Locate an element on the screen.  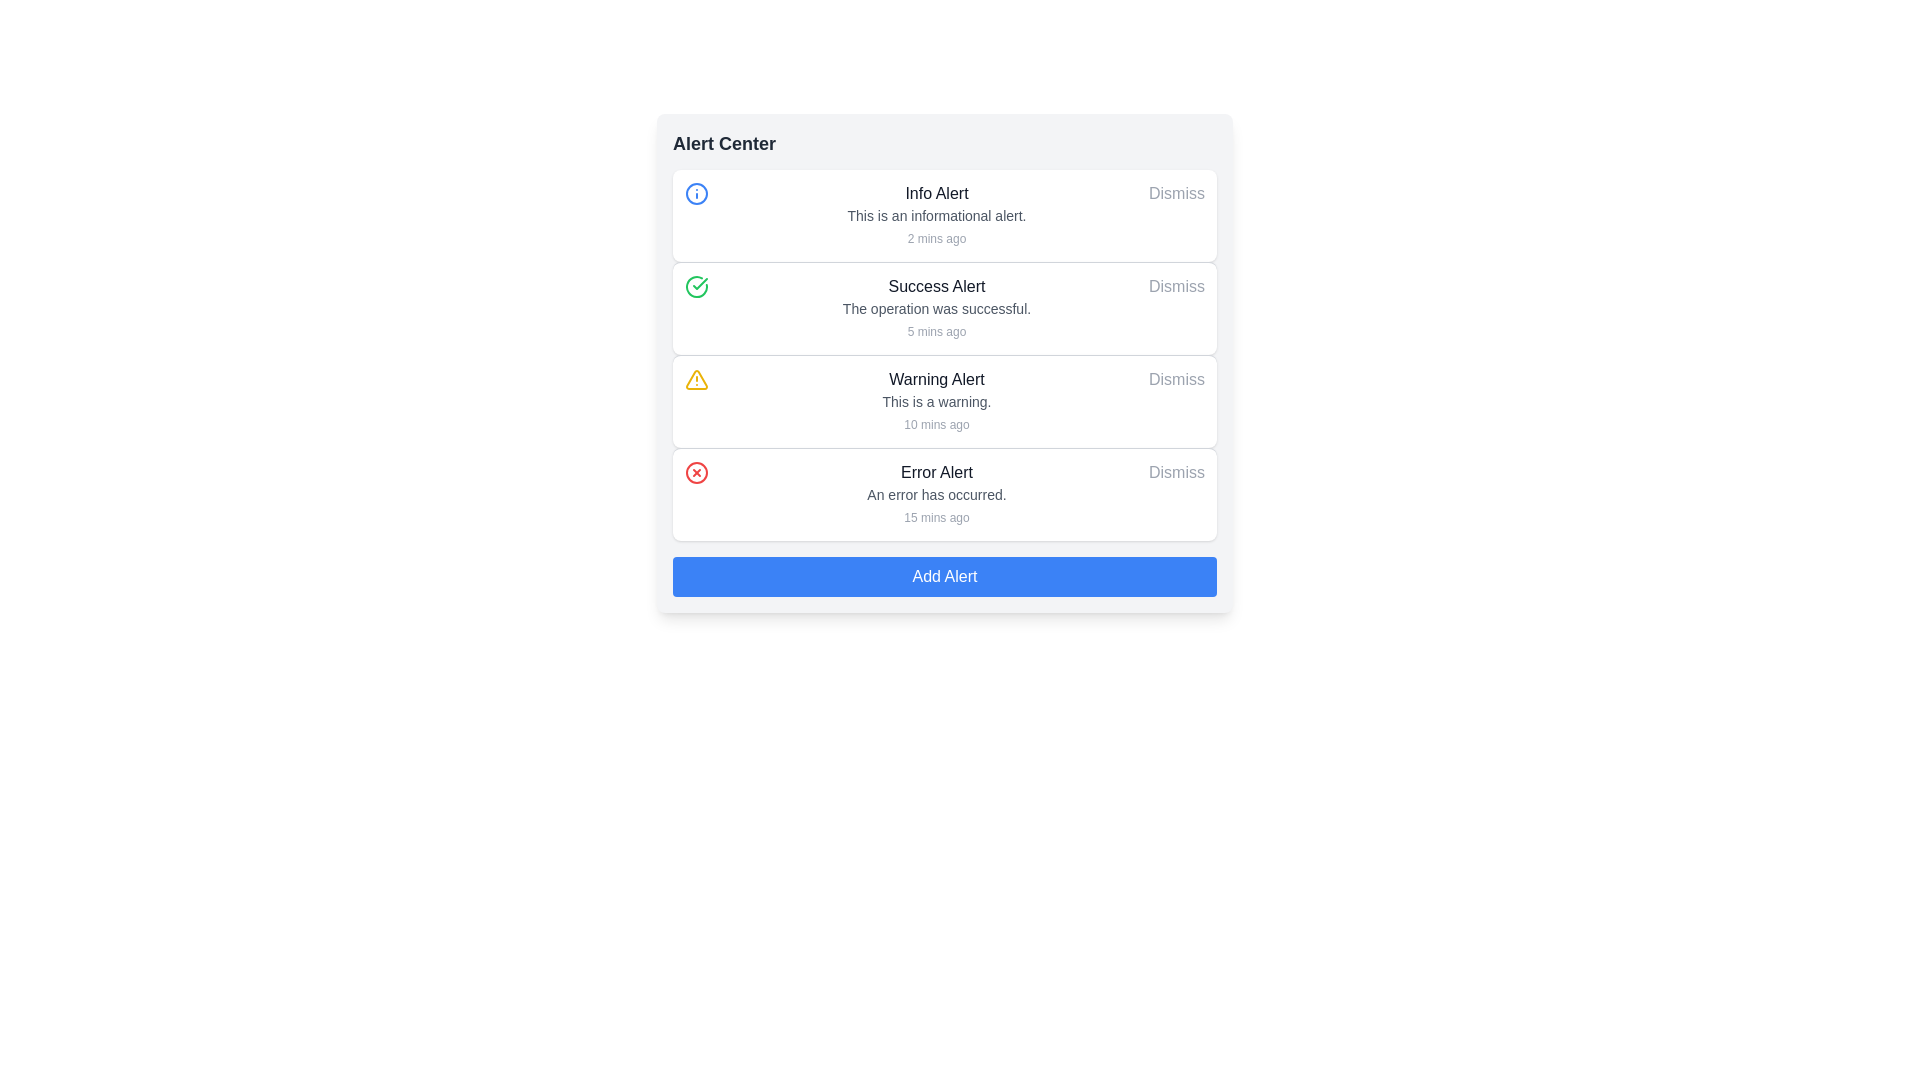
the 'Success Alert' informational display component, which shows a success message with the title 'Success Alert', subtext 'The operation was successful.', and a timestamp '5 mins ago' is located at coordinates (935, 308).